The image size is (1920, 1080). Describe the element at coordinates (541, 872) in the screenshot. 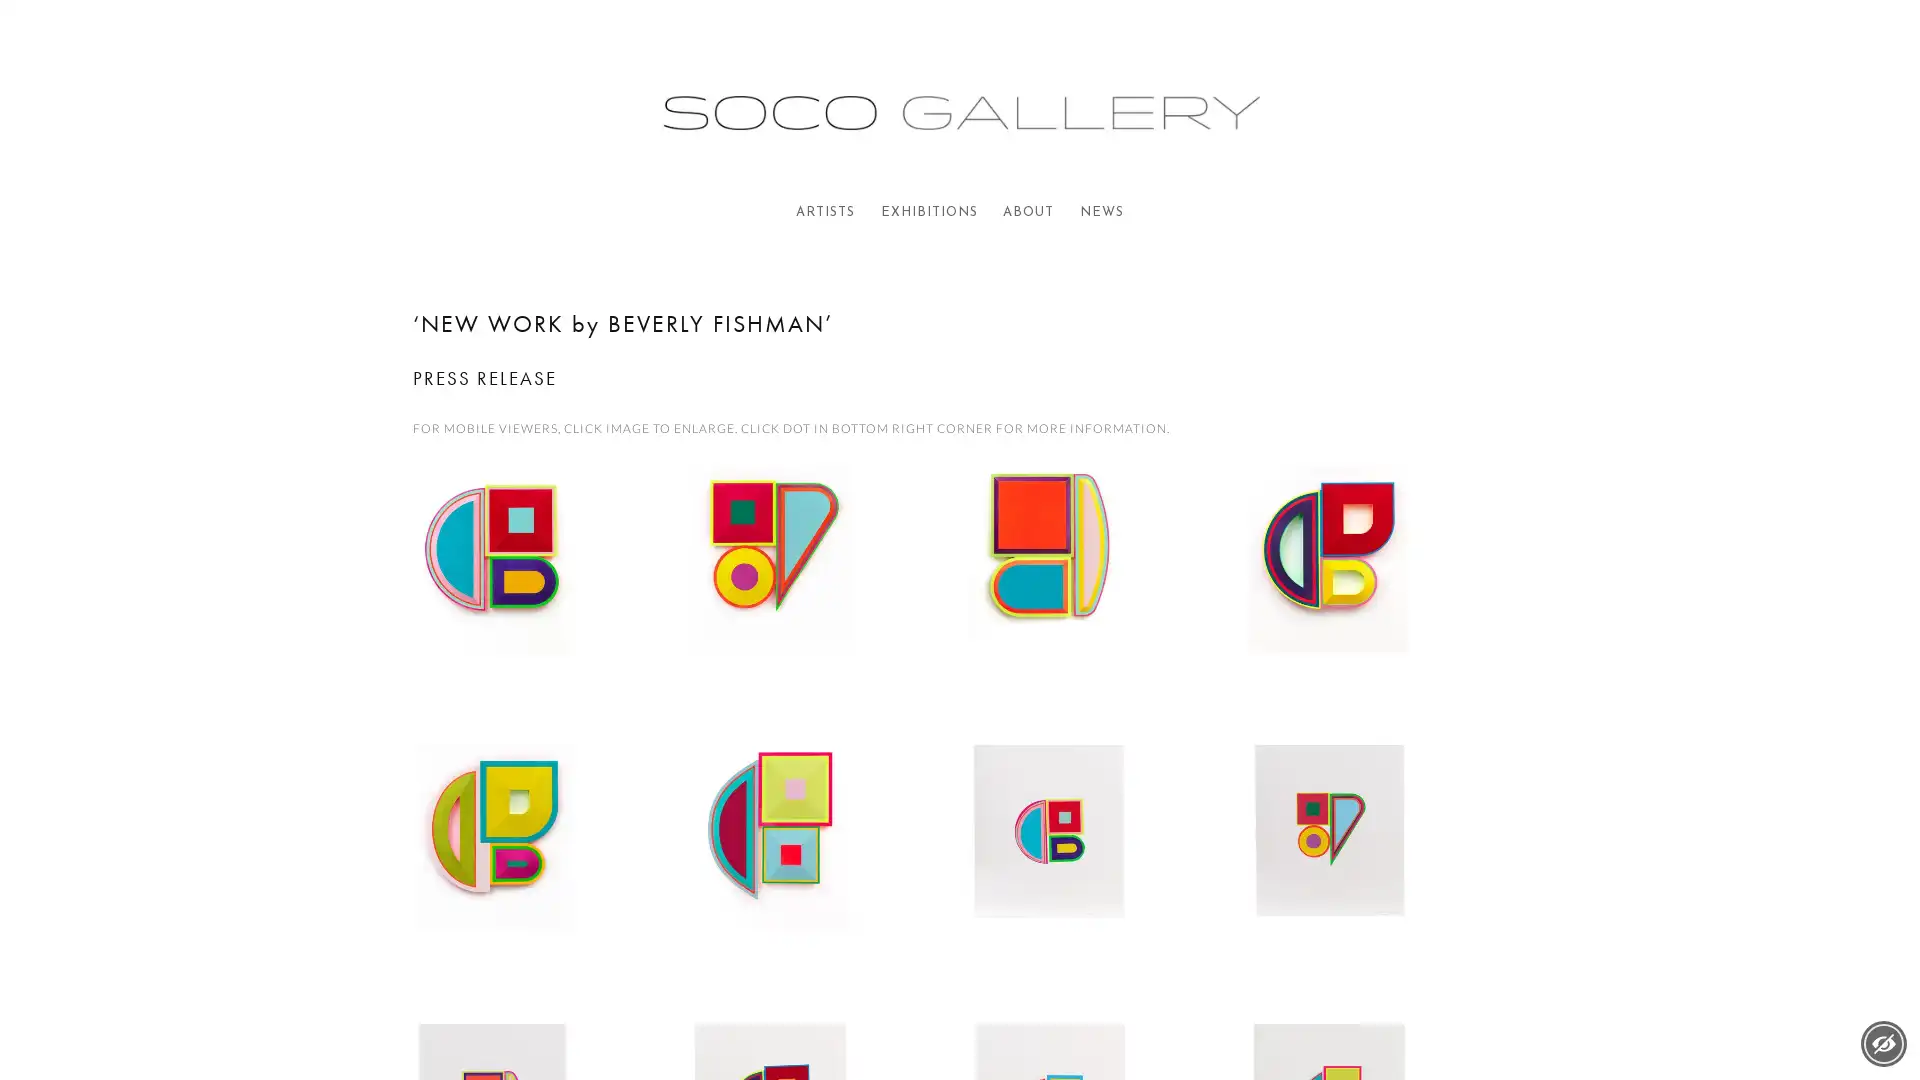

I see `View fullsize BEVERLY FISHMAN Untitled (Pain, Opioid Addiction, Anxiety), 2021 Urethane paint on wood 44.75 x 45 inches INQUIRE +` at that location.